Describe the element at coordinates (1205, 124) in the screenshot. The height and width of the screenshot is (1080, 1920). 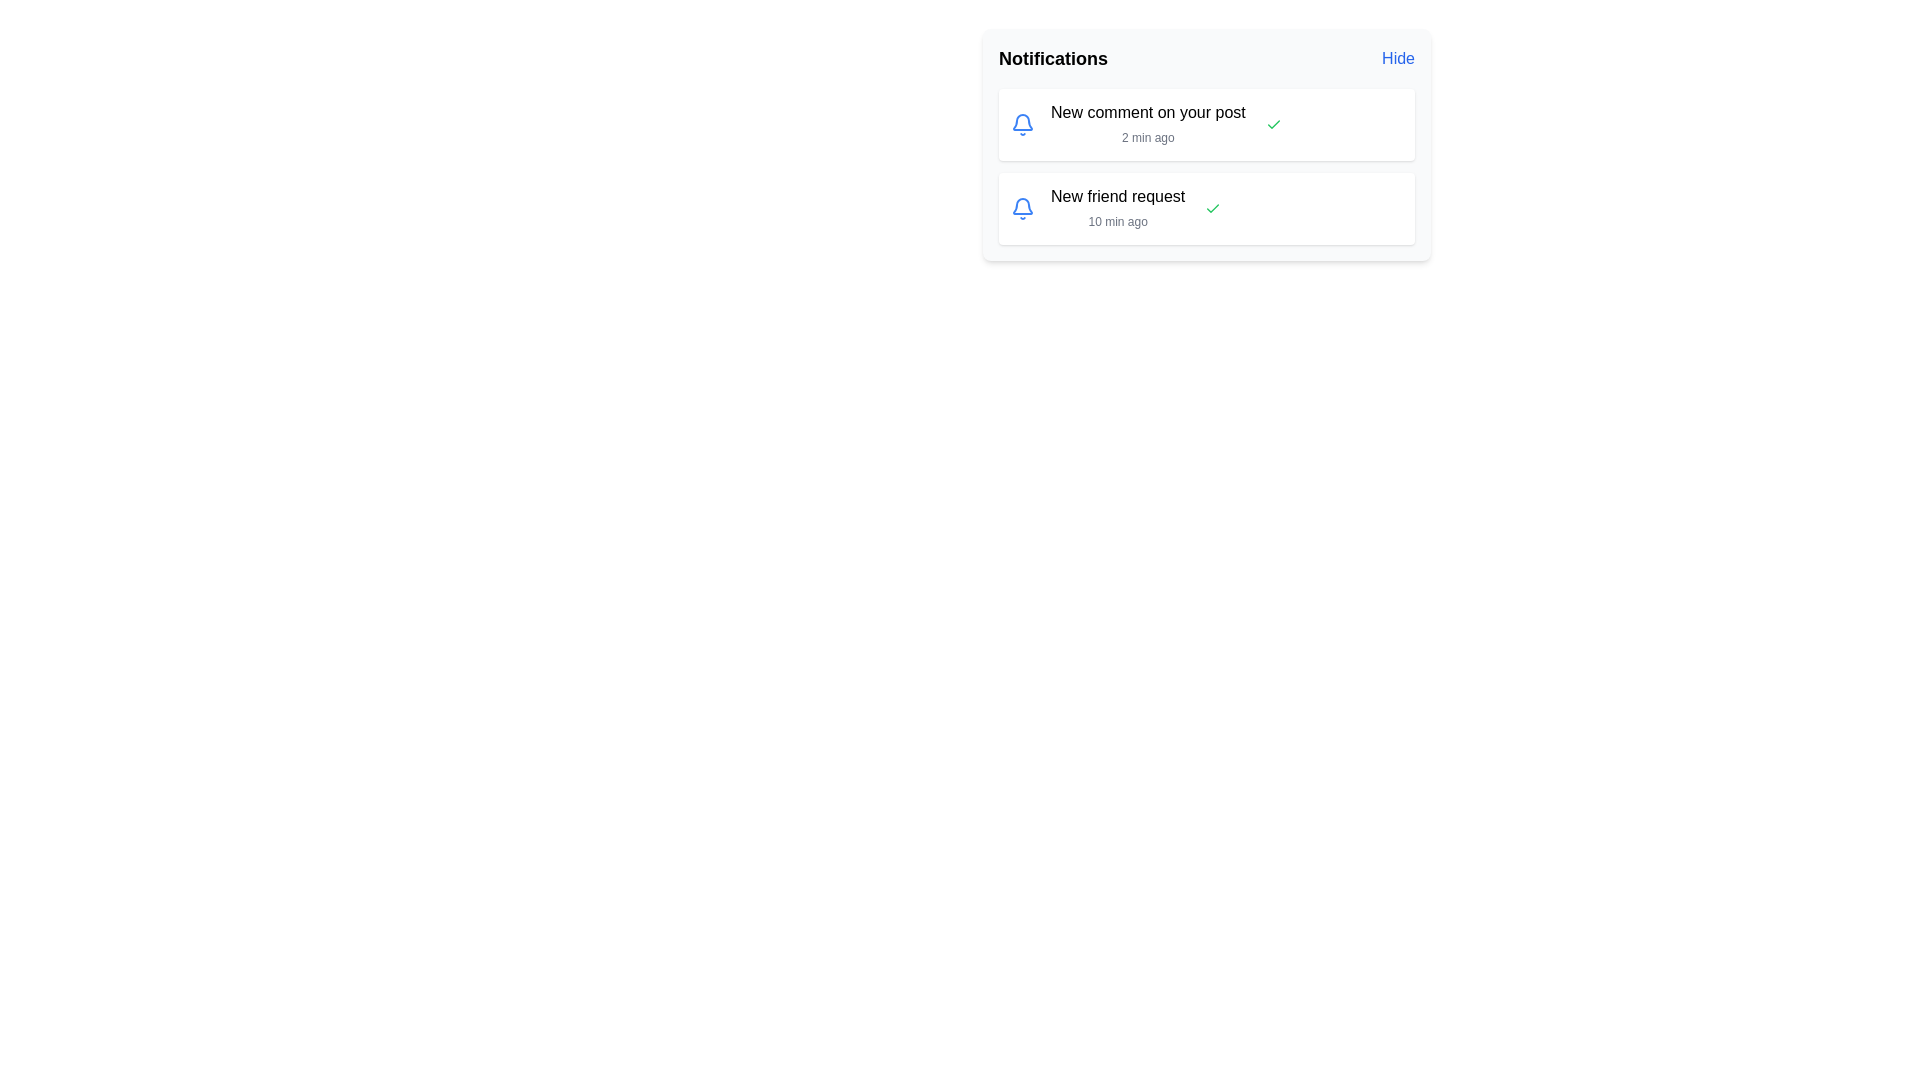
I see `the first notification item that indicates a new comment on your post, showing the time as 2 min ago` at that location.